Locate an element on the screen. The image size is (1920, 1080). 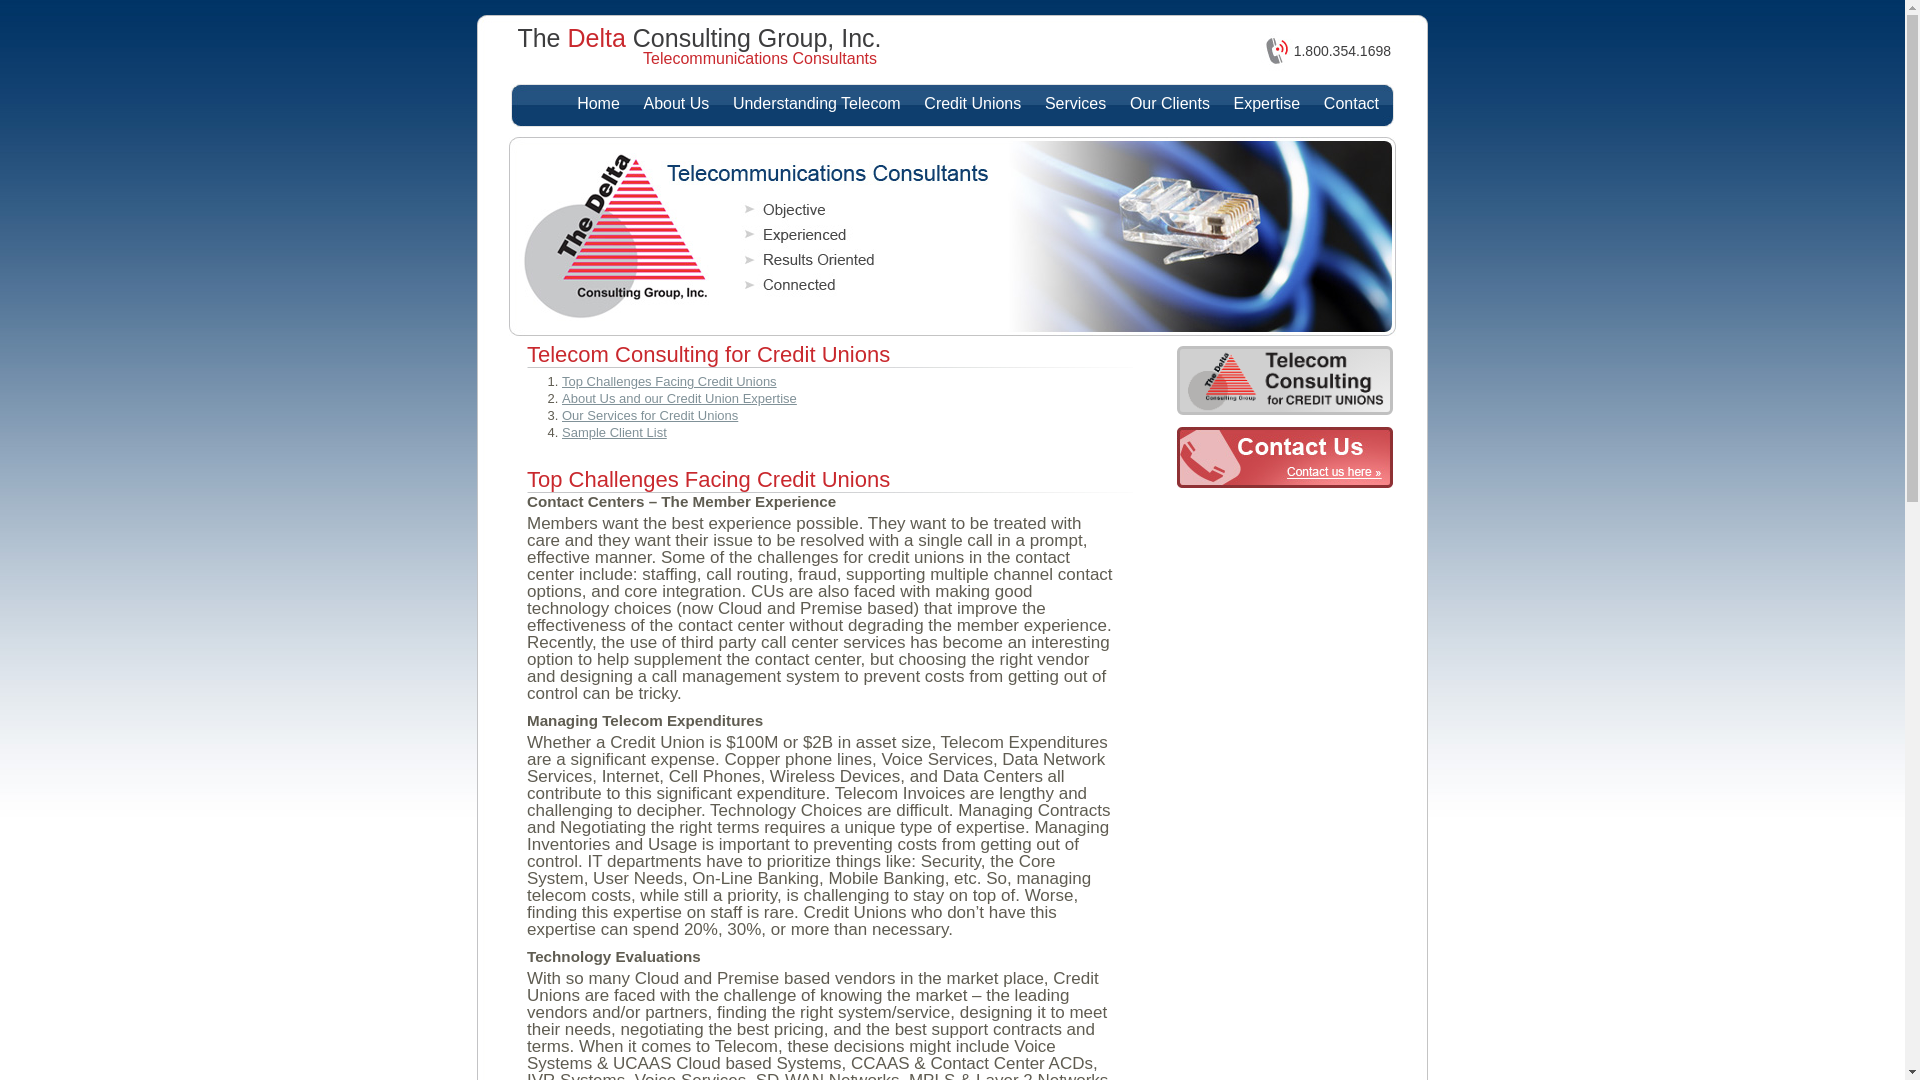
'Our Services for Credit Unions' is located at coordinates (560, 414).